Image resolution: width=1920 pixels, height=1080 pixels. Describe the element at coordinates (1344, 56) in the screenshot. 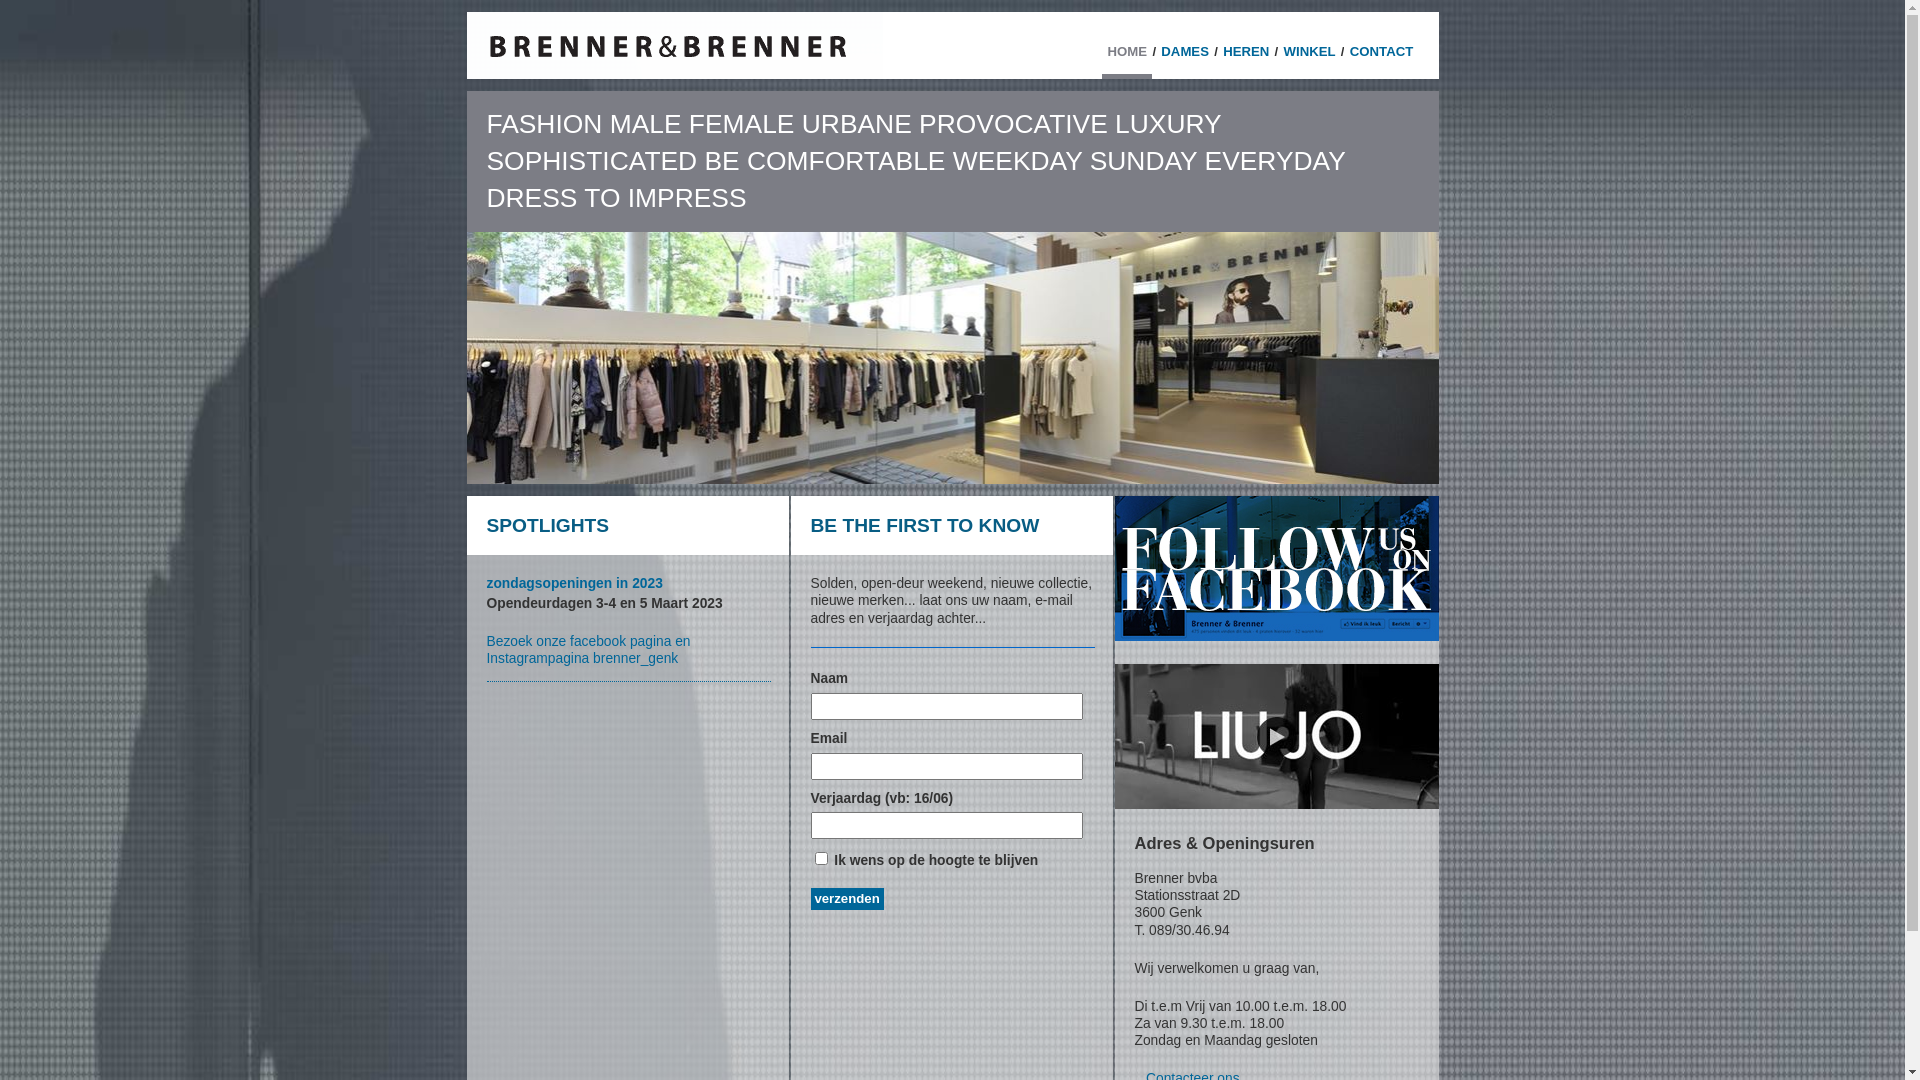

I see `'CONTACT'` at that location.